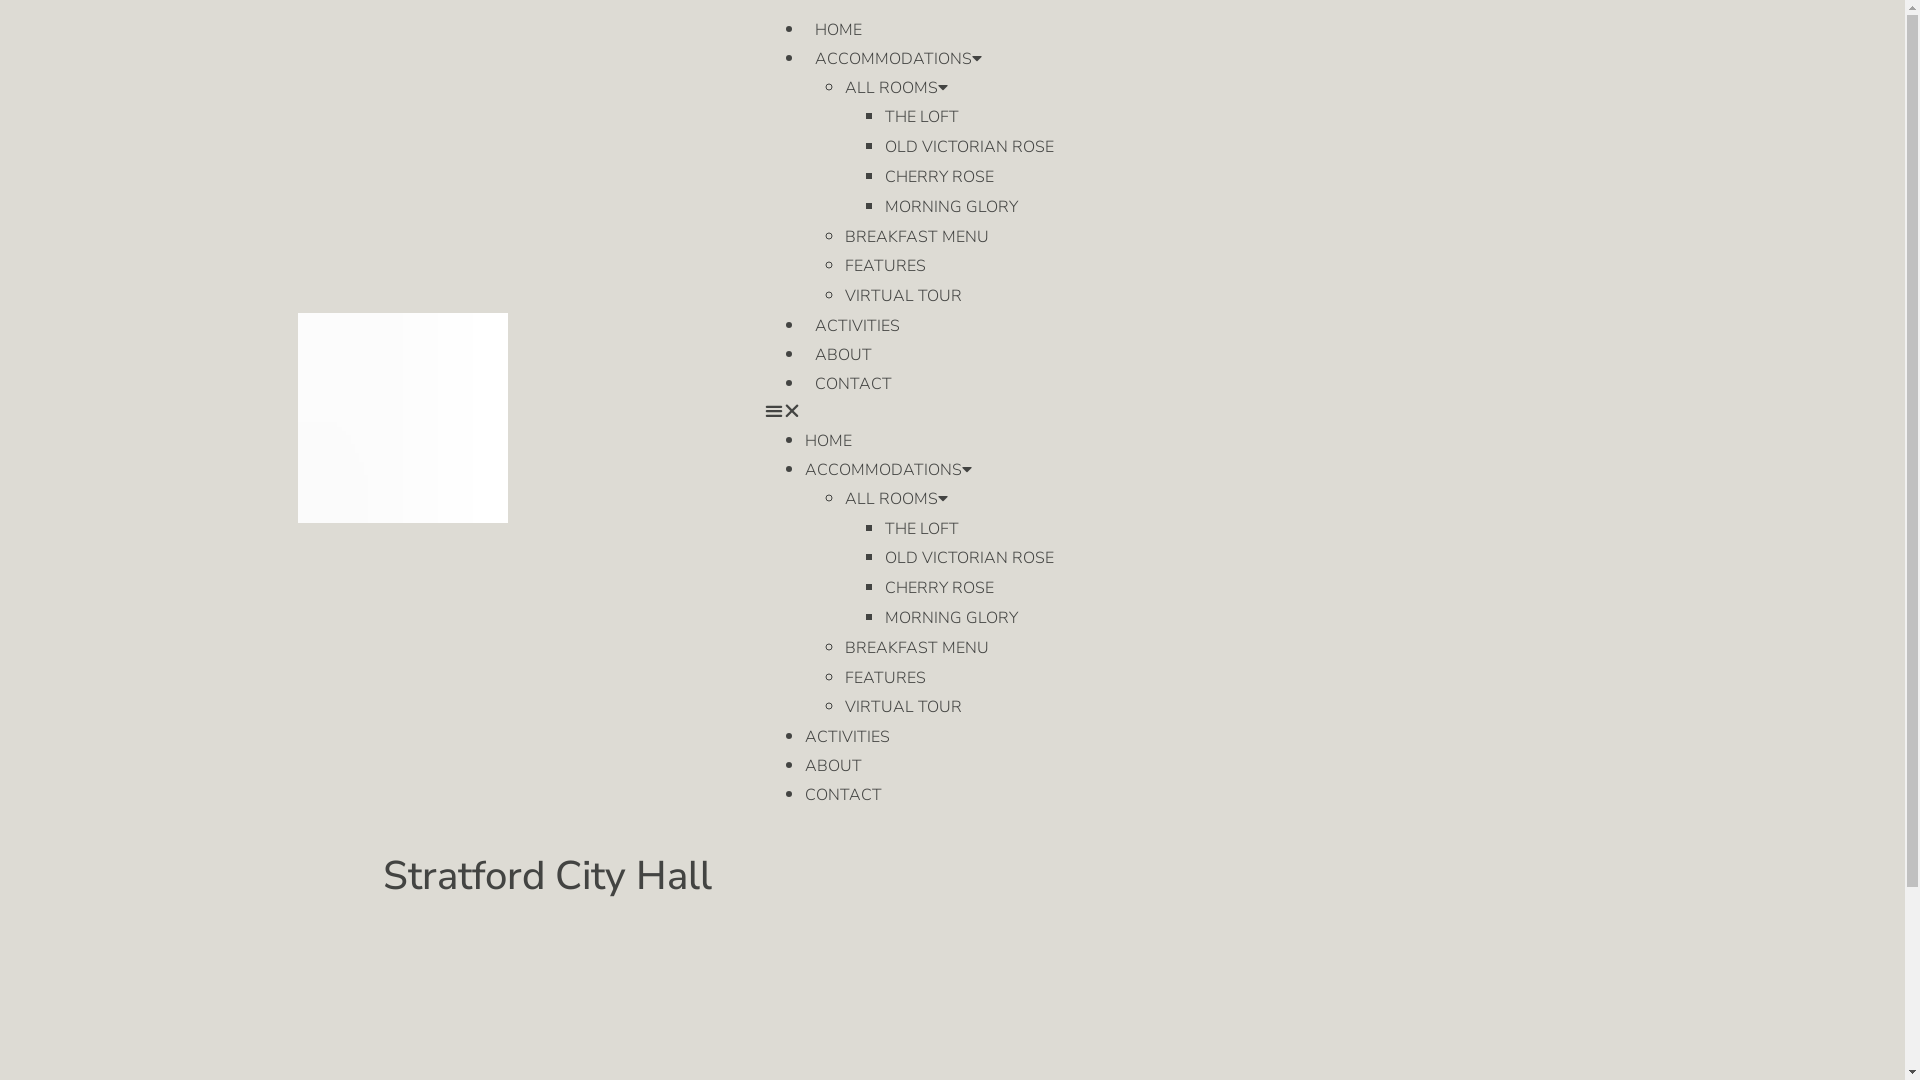  I want to click on 'ABOUT', so click(805, 765).